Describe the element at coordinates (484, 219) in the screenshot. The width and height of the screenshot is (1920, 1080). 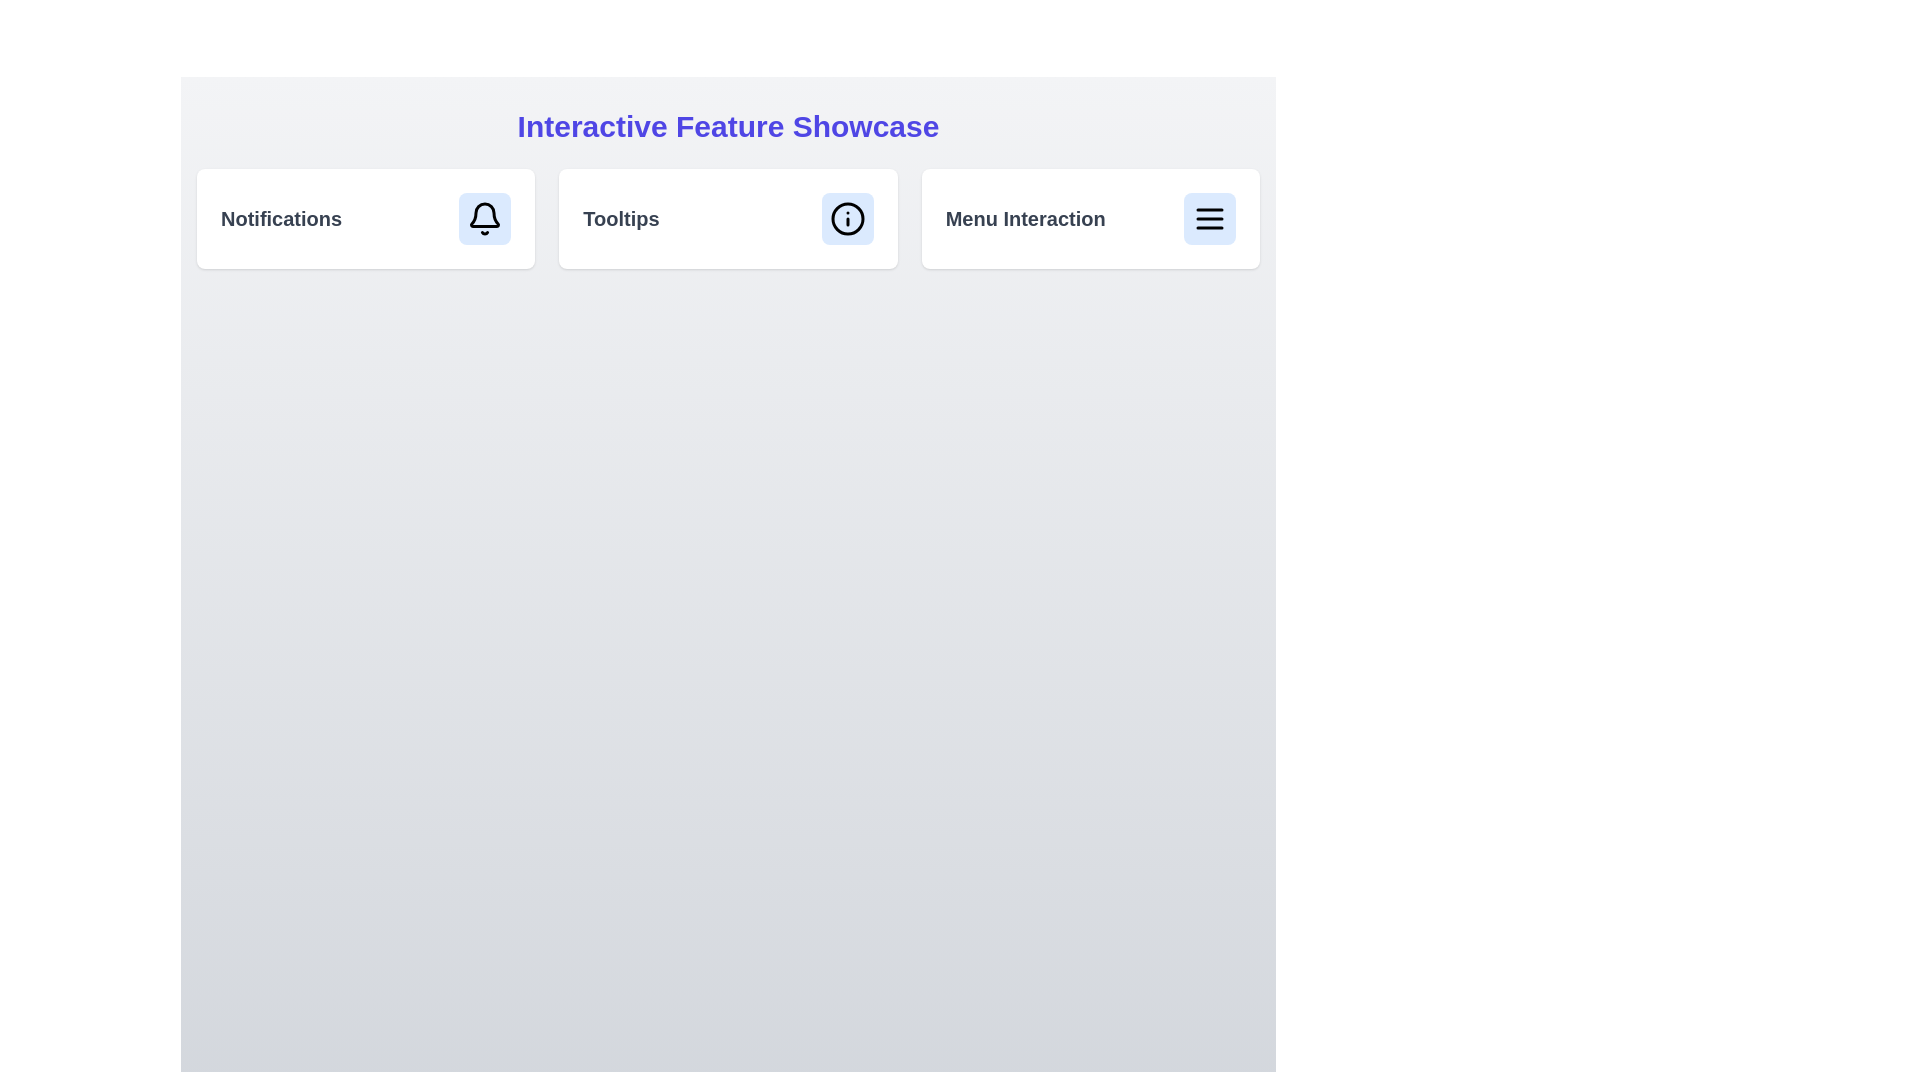
I see `the bell icon located within the Notifications card` at that location.